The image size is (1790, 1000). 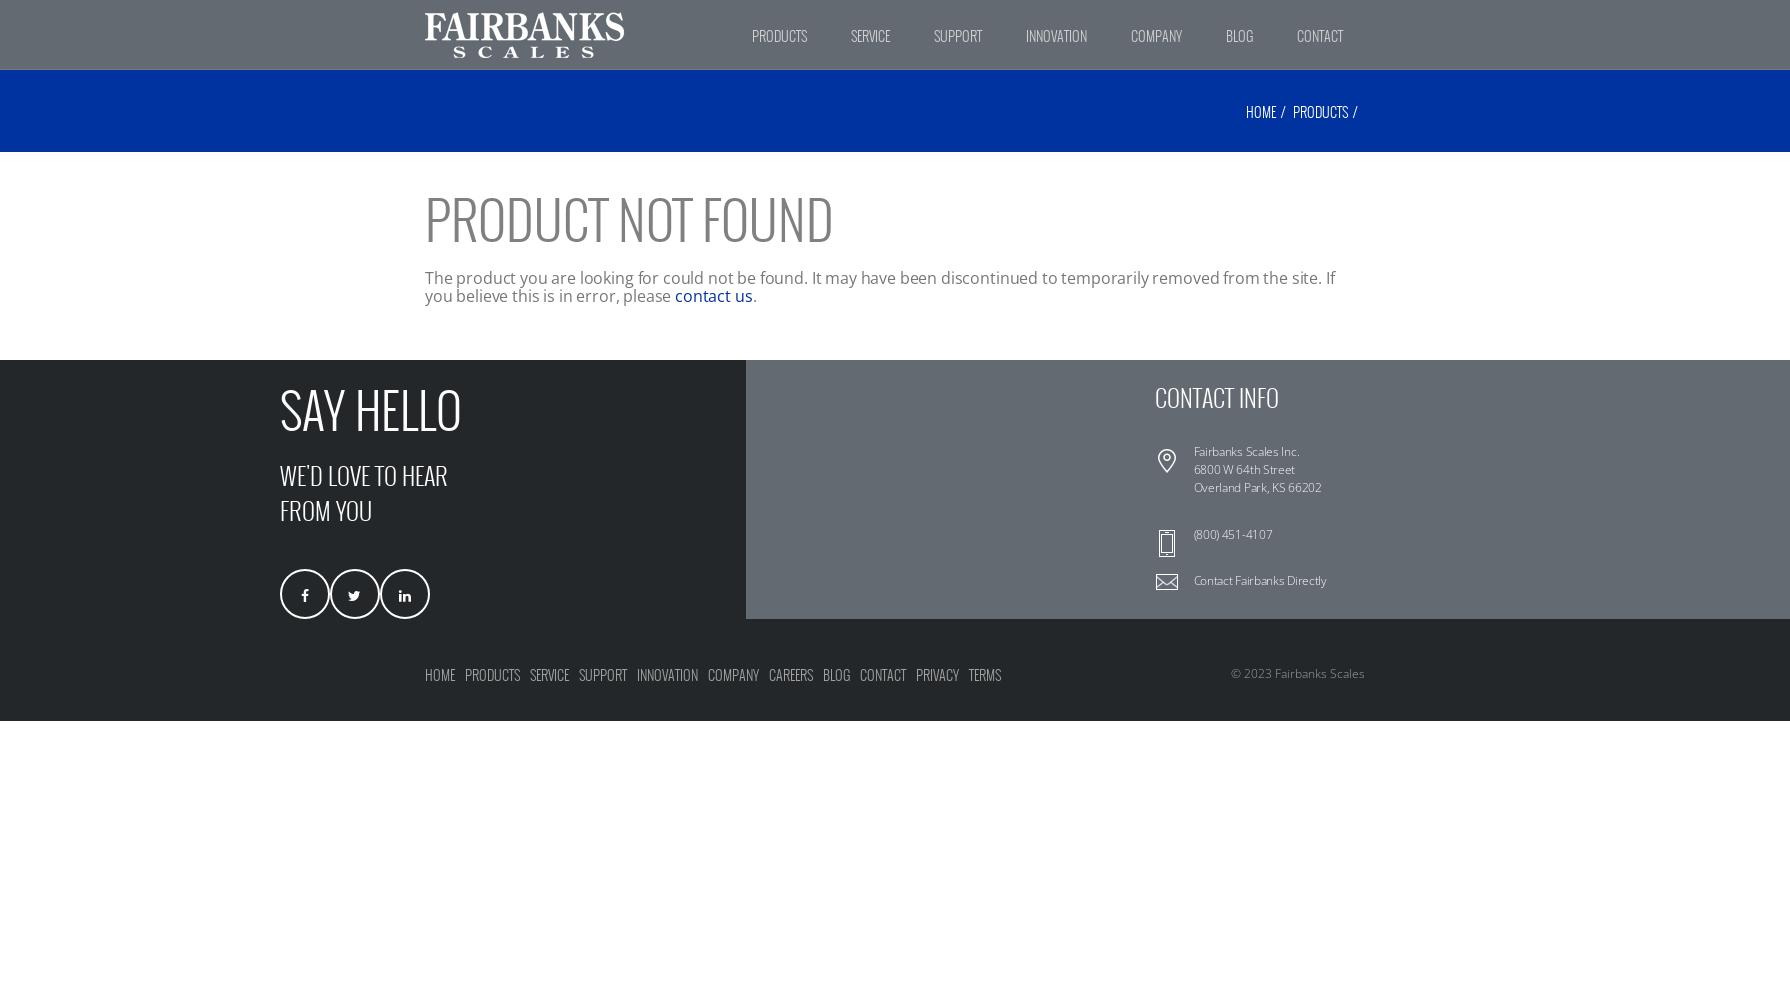 What do you see at coordinates (602, 675) in the screenshot?
I see `'Support'` at bounding box center [602, 675].